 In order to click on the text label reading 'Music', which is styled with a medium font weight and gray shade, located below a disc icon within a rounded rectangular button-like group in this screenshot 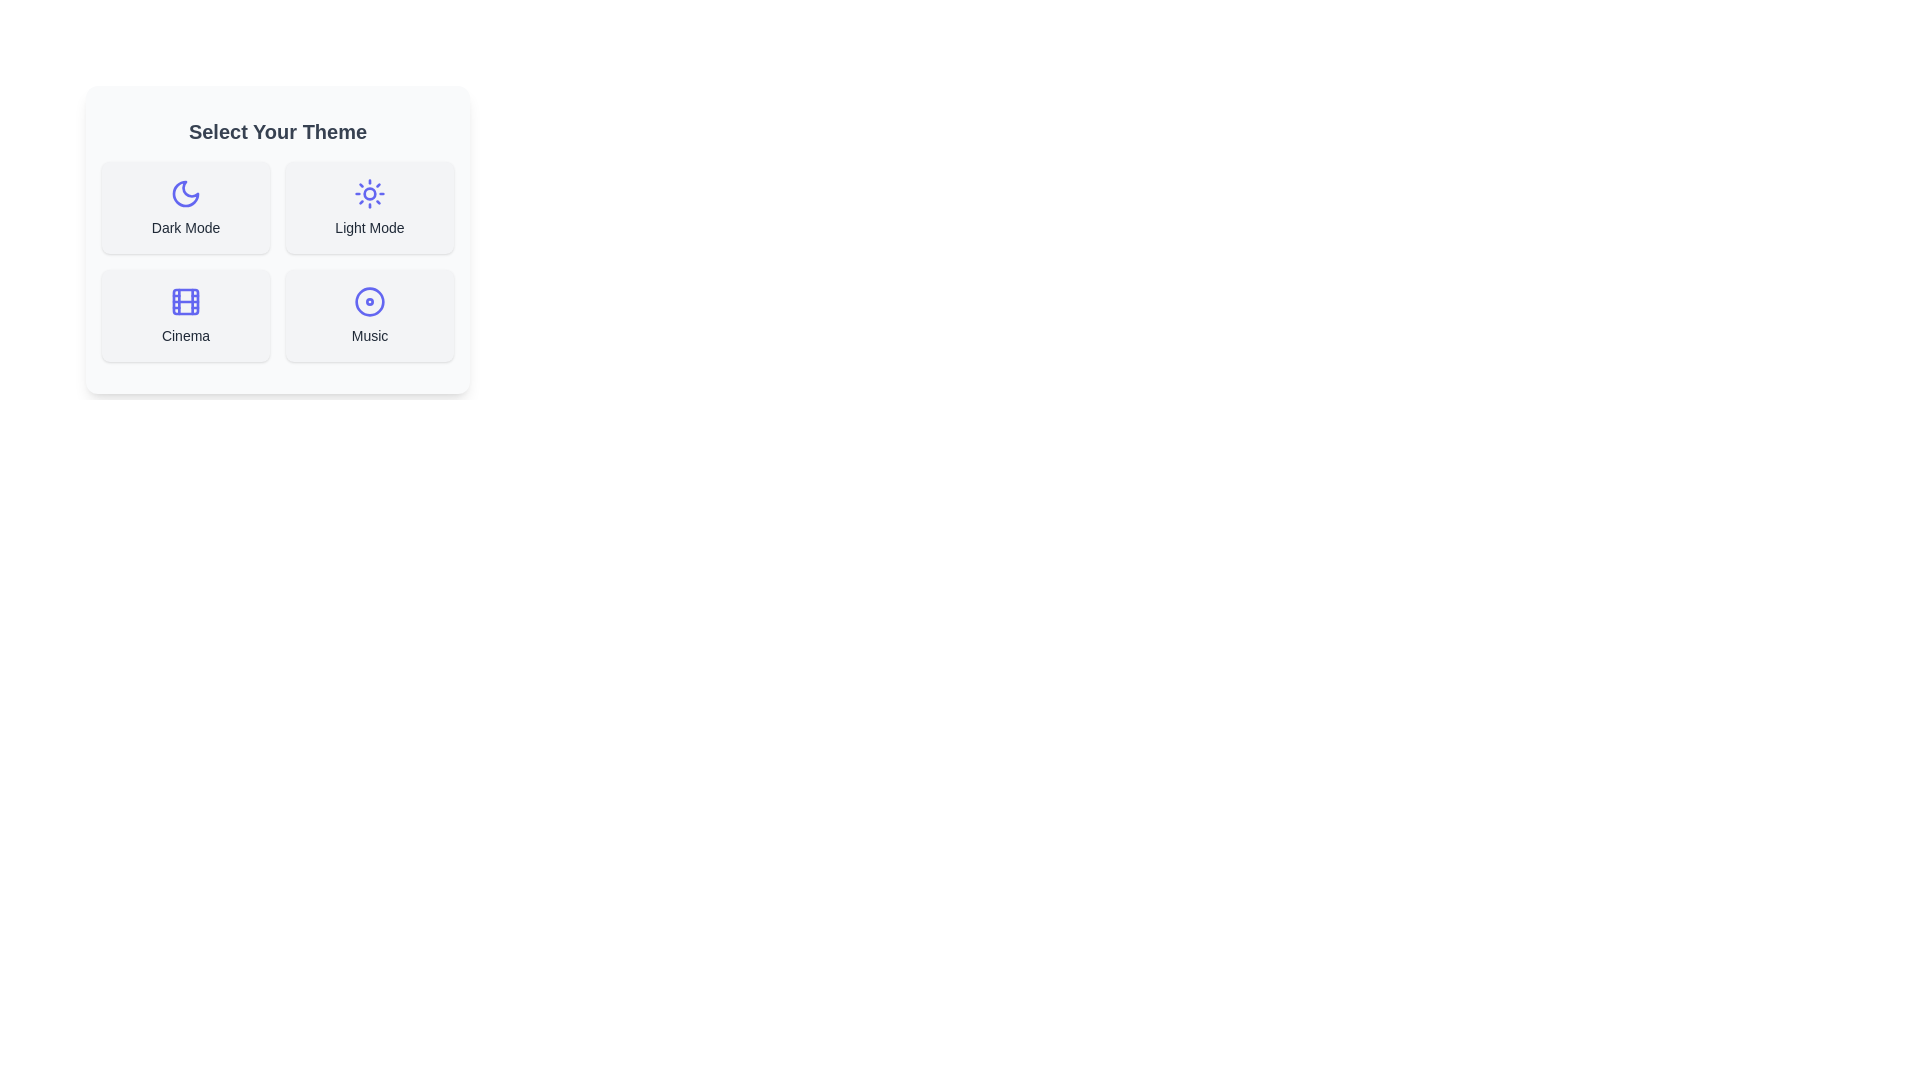, I will do `click(369, 334)`.